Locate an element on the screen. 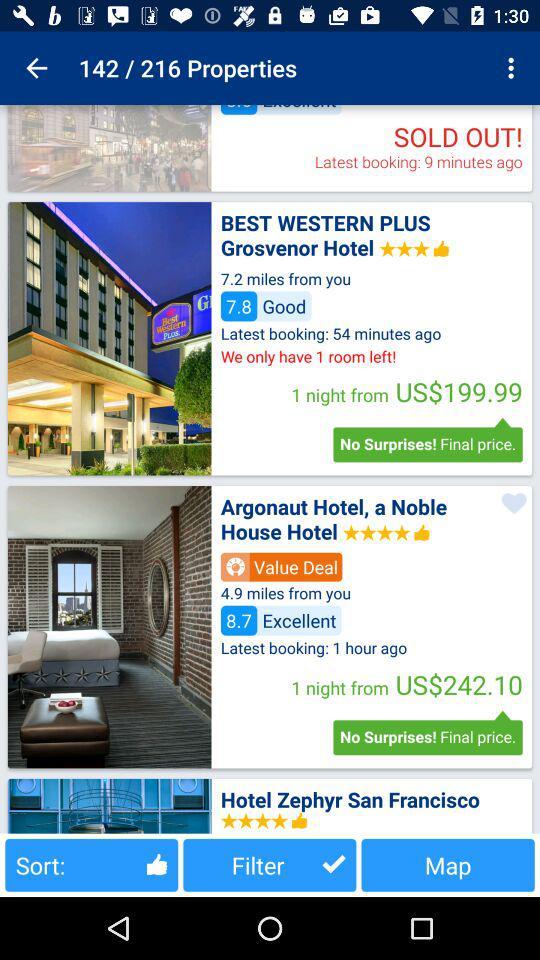 The width and height of the screenshot is (540, 960). the button to the left of filter icon is located at coordinates (90, 864).